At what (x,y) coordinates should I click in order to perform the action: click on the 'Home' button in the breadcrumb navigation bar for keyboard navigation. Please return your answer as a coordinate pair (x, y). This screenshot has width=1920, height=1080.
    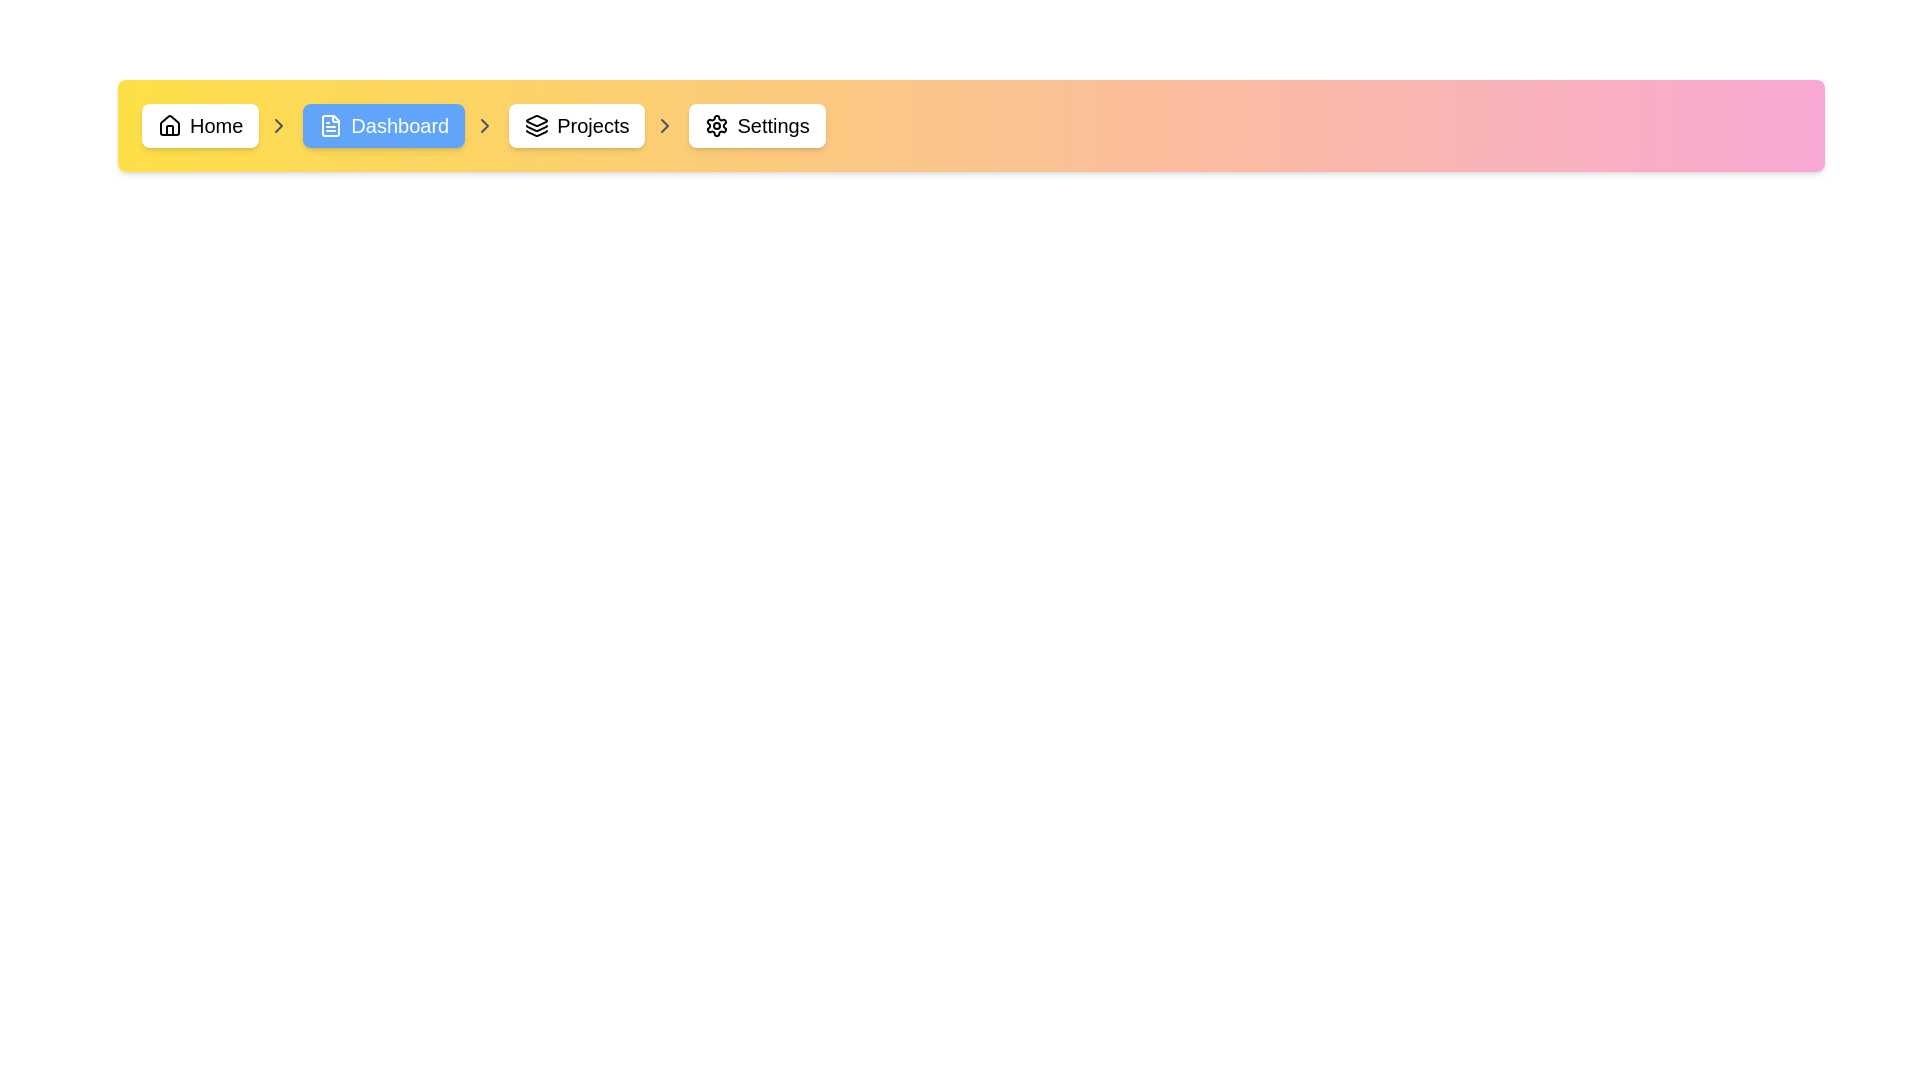
    Looking at the image, I should click on (216, 126).